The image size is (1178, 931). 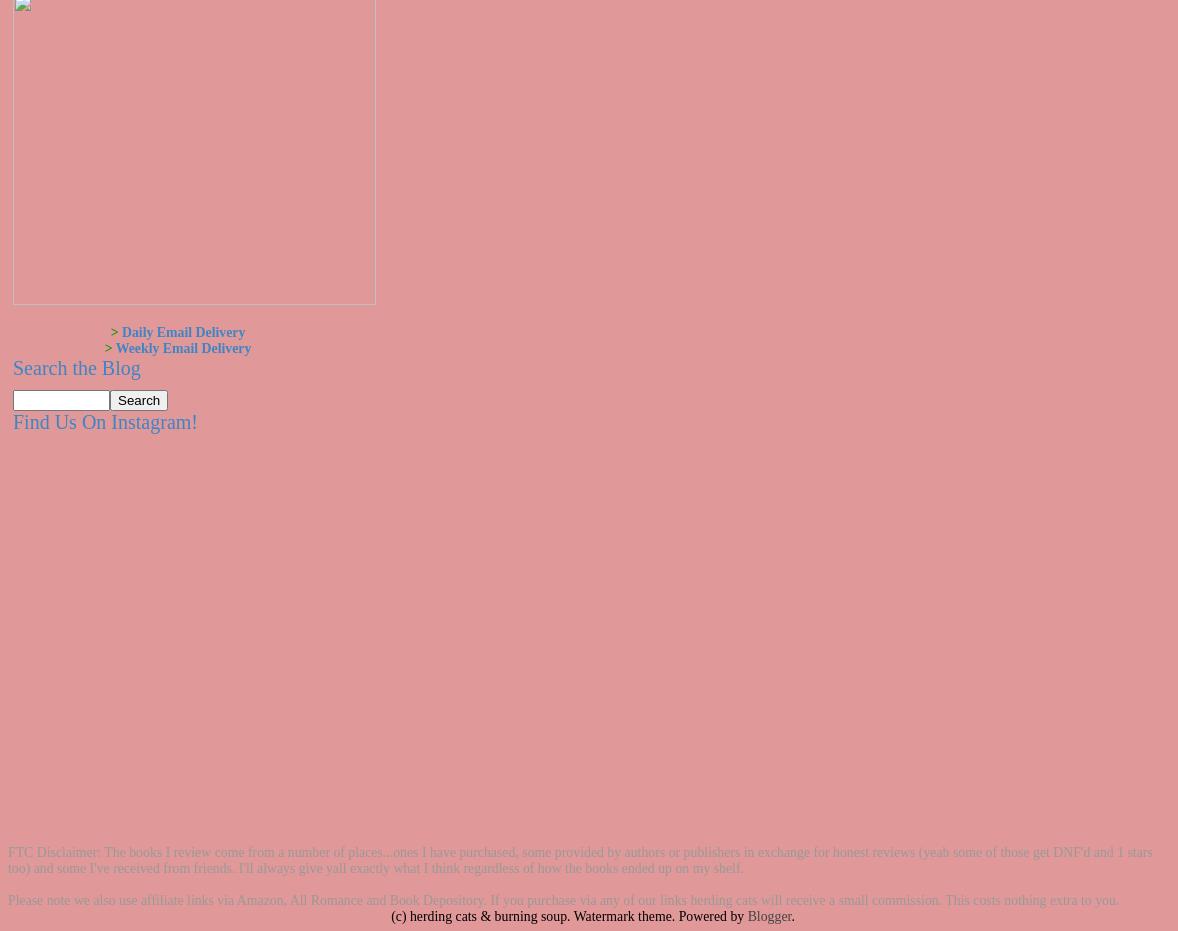 What do you see at coordinates (181, 348) in the screenshot?
I see `'Weekly Email Delivery'` at bounding box center [181, 348].